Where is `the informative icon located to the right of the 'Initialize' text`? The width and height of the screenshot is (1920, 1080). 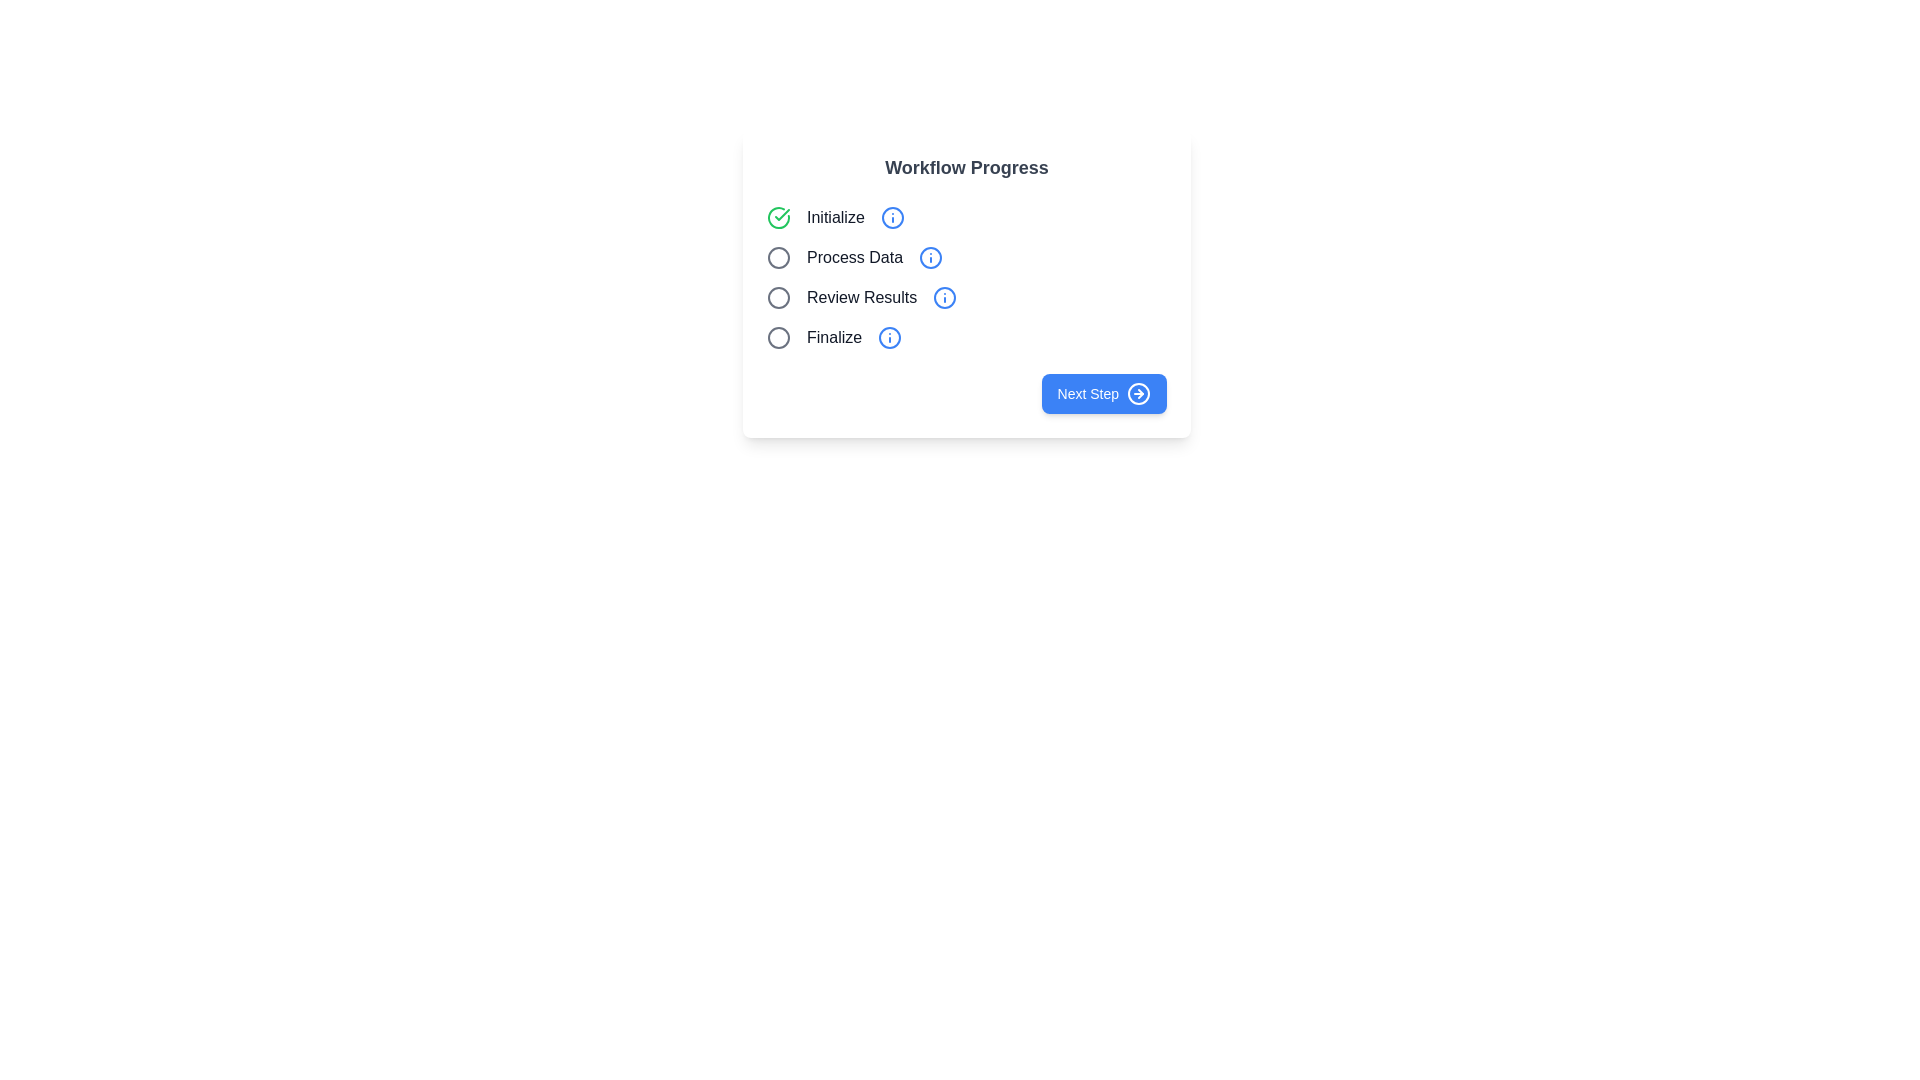 the informative icon located to the right of the 'Initialize' text is located at coordinates (891, 218).